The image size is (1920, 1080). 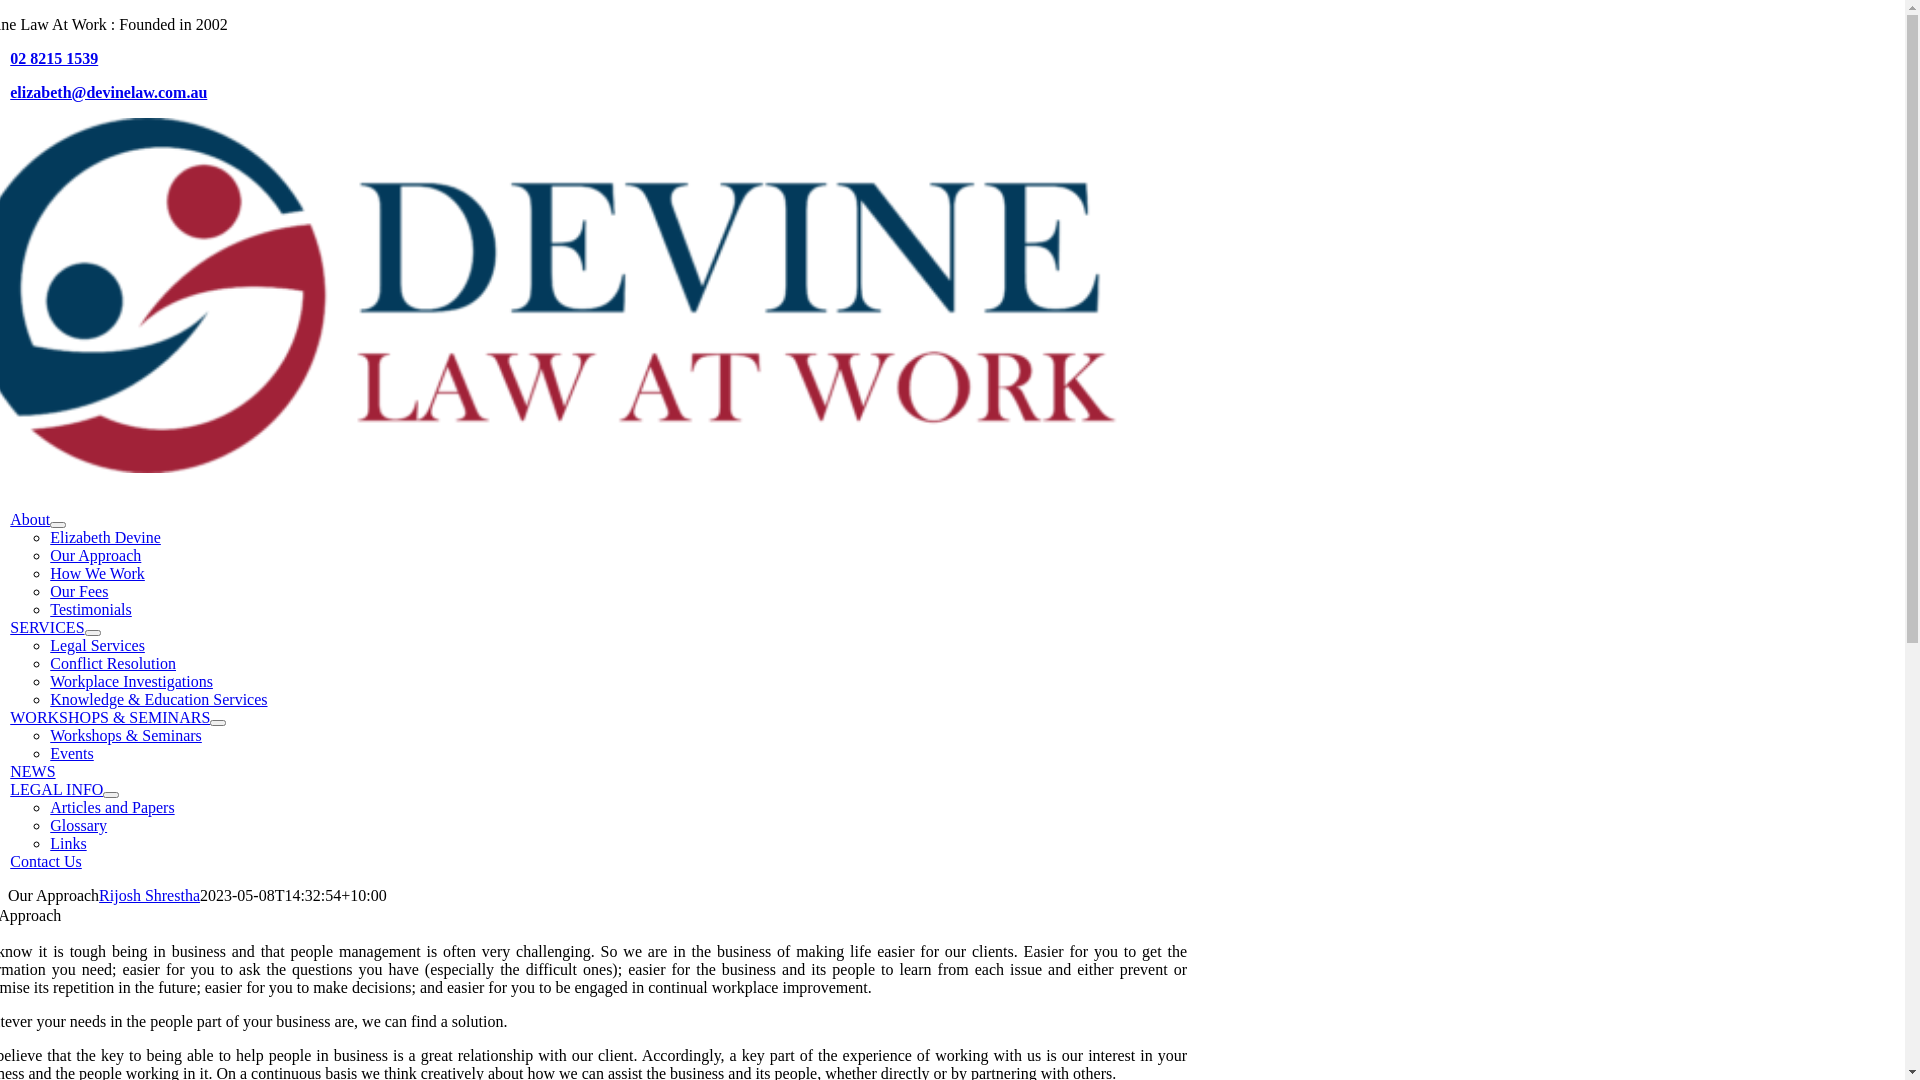 I want to click on 'About', so click(x=9, y=518).